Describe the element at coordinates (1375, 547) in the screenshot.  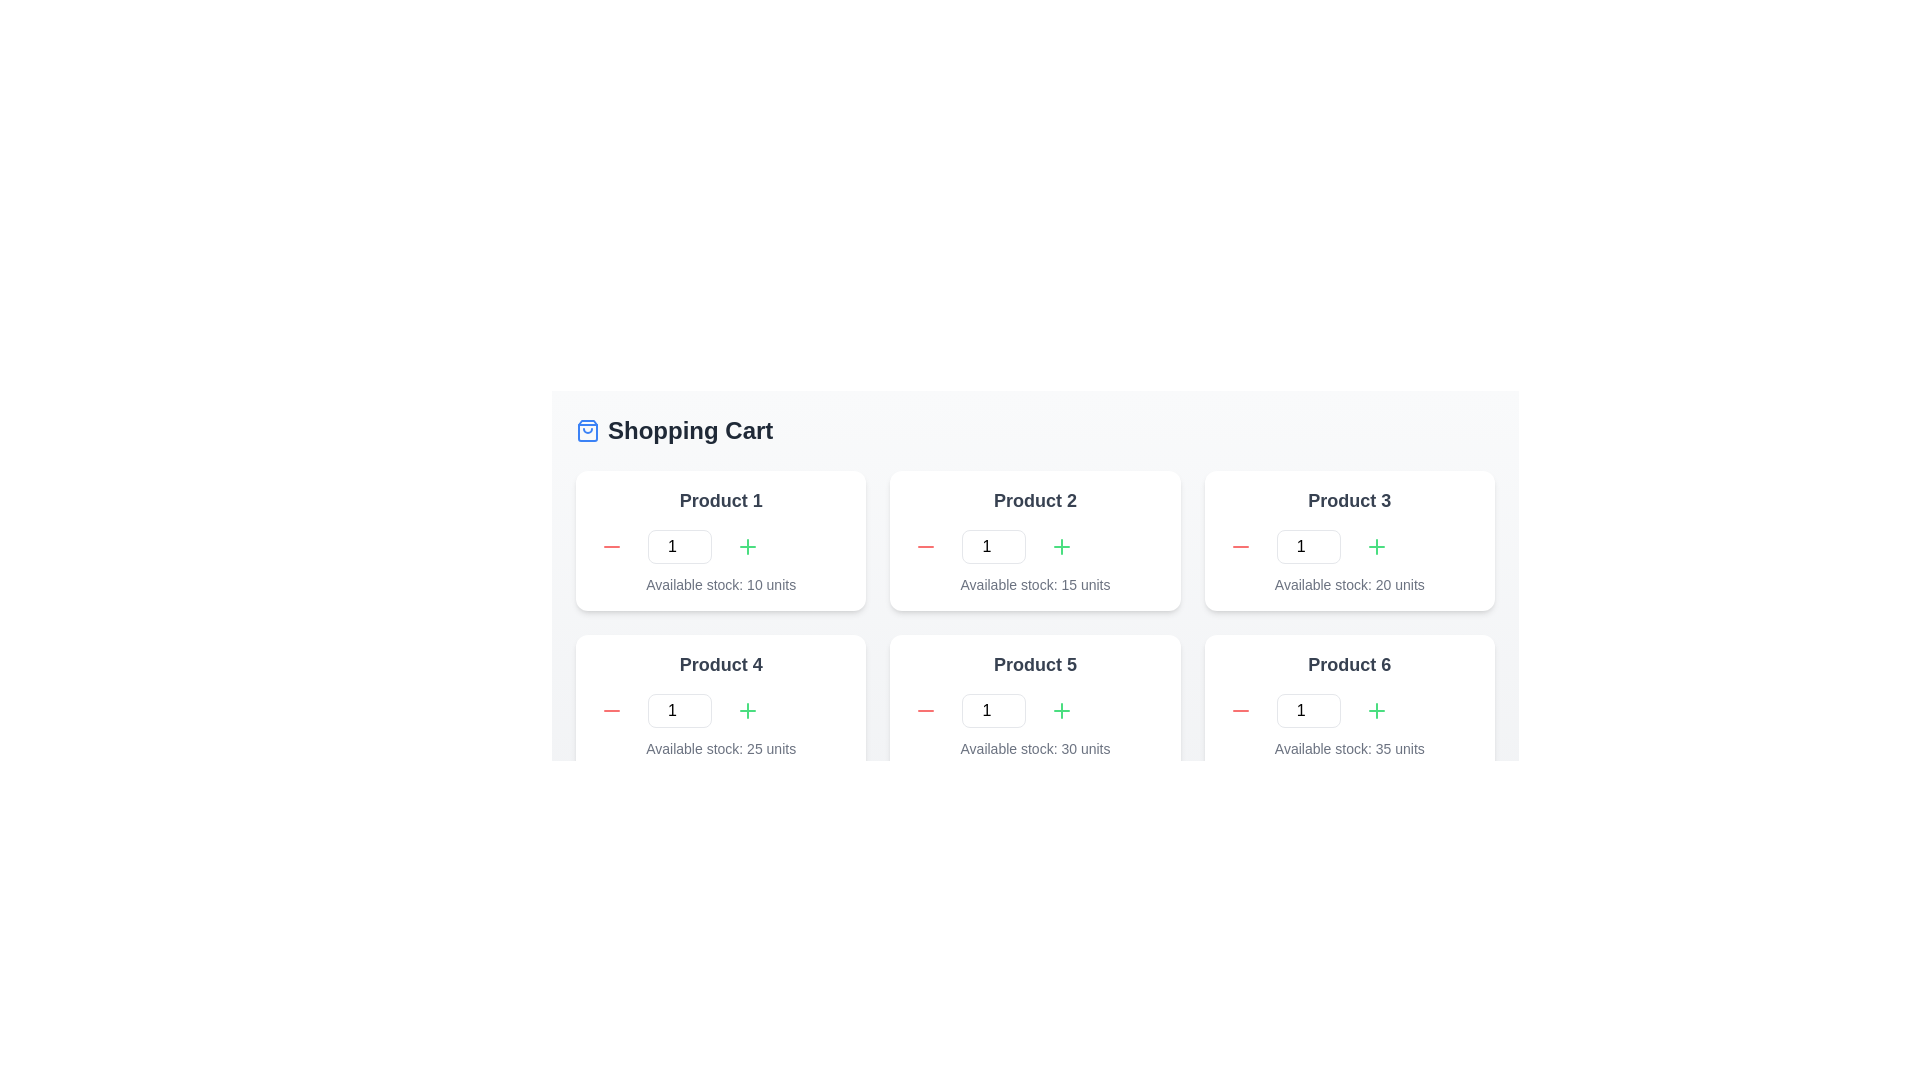
I see `the increment button for 'Product 3'` at that location.